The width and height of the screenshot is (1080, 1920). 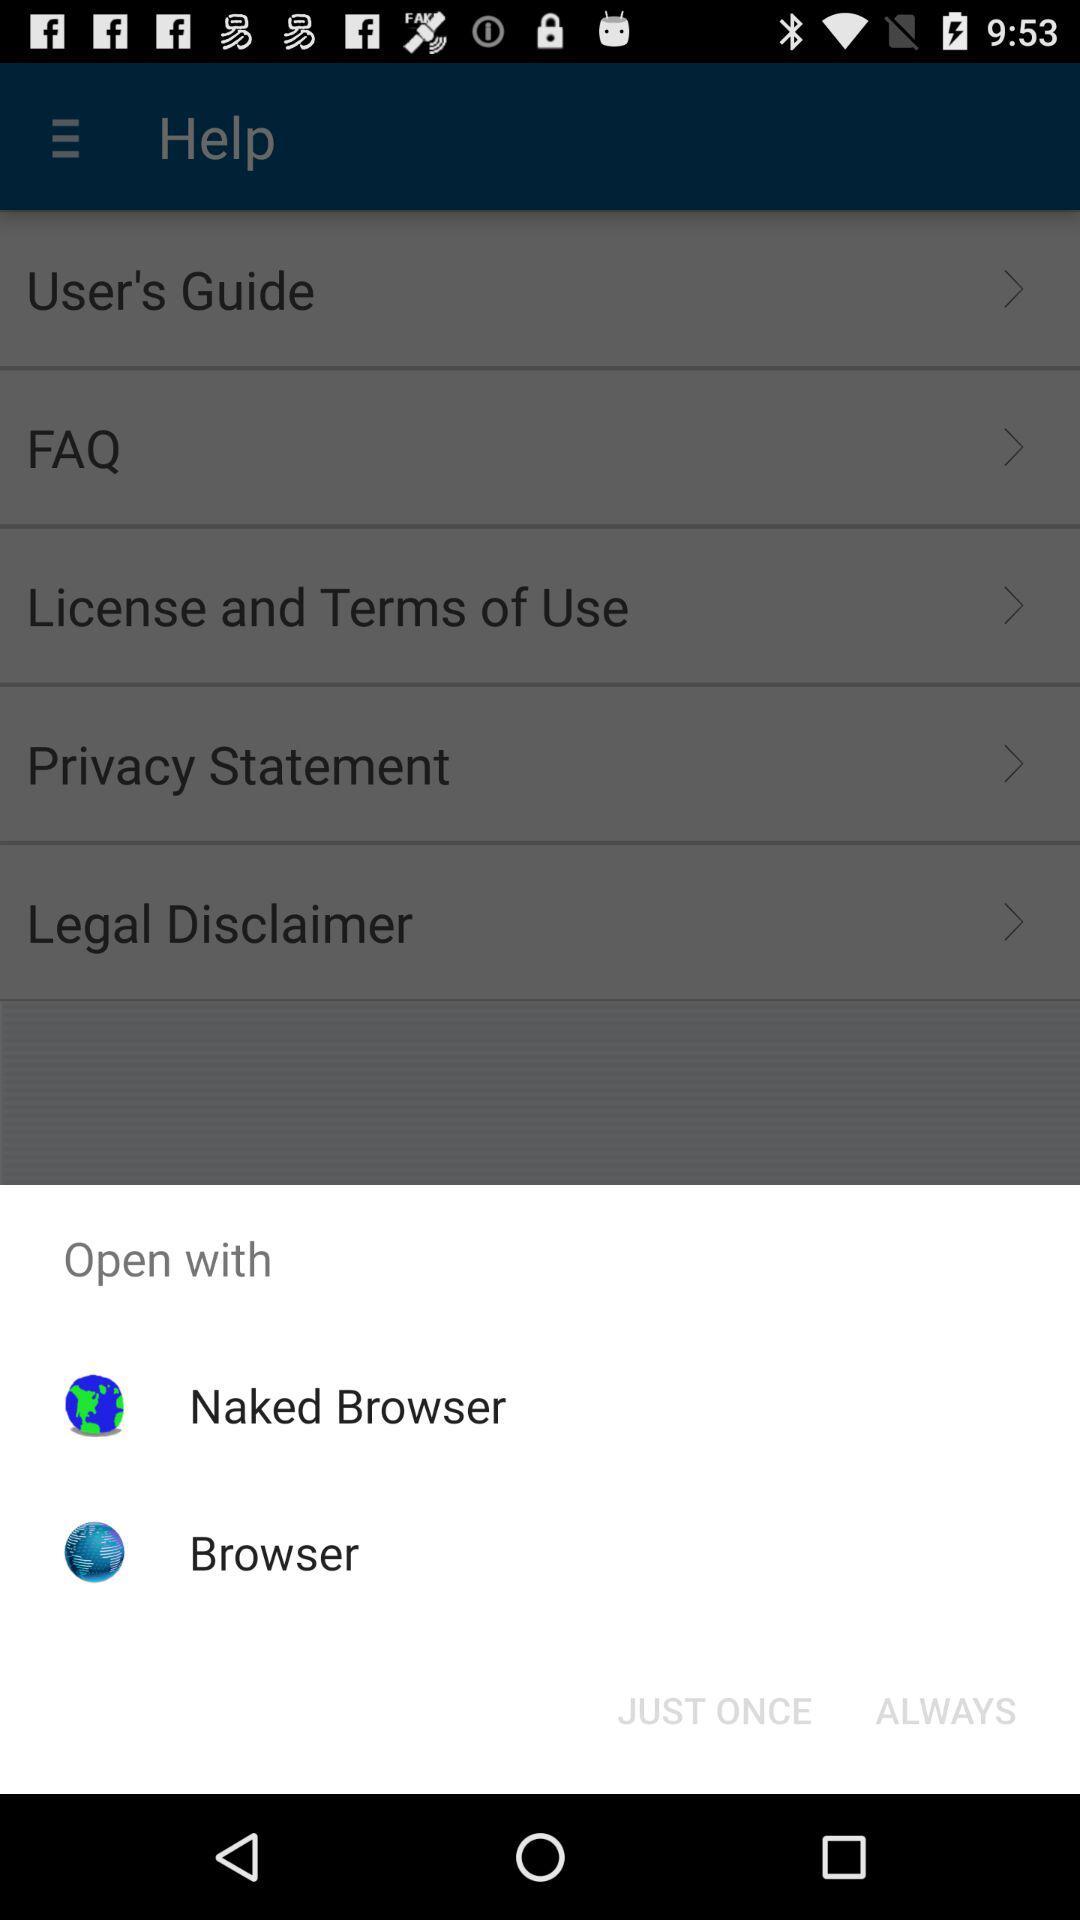 I want to click on the always, so click(x=945, y=1708).